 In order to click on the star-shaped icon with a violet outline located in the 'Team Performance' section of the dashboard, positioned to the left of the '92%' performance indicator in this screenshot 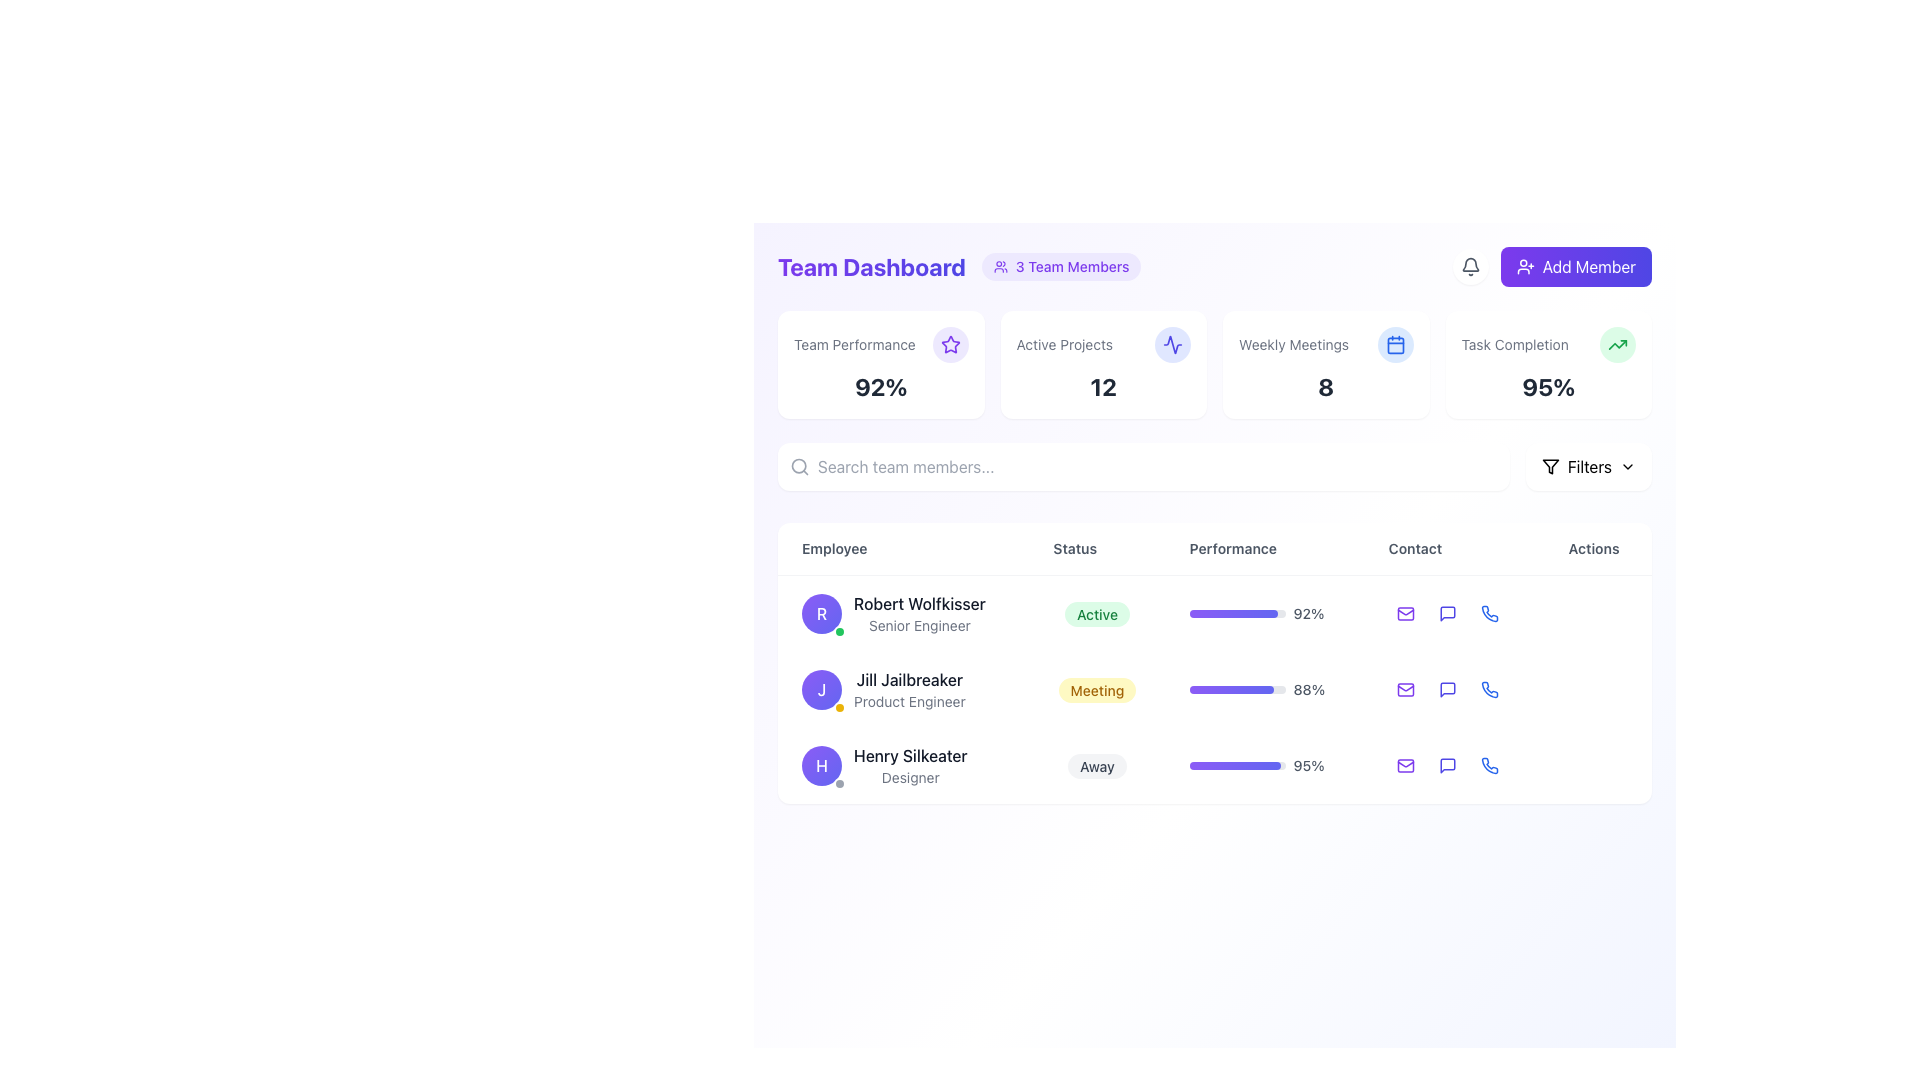, I will do `click(949, 343)`.